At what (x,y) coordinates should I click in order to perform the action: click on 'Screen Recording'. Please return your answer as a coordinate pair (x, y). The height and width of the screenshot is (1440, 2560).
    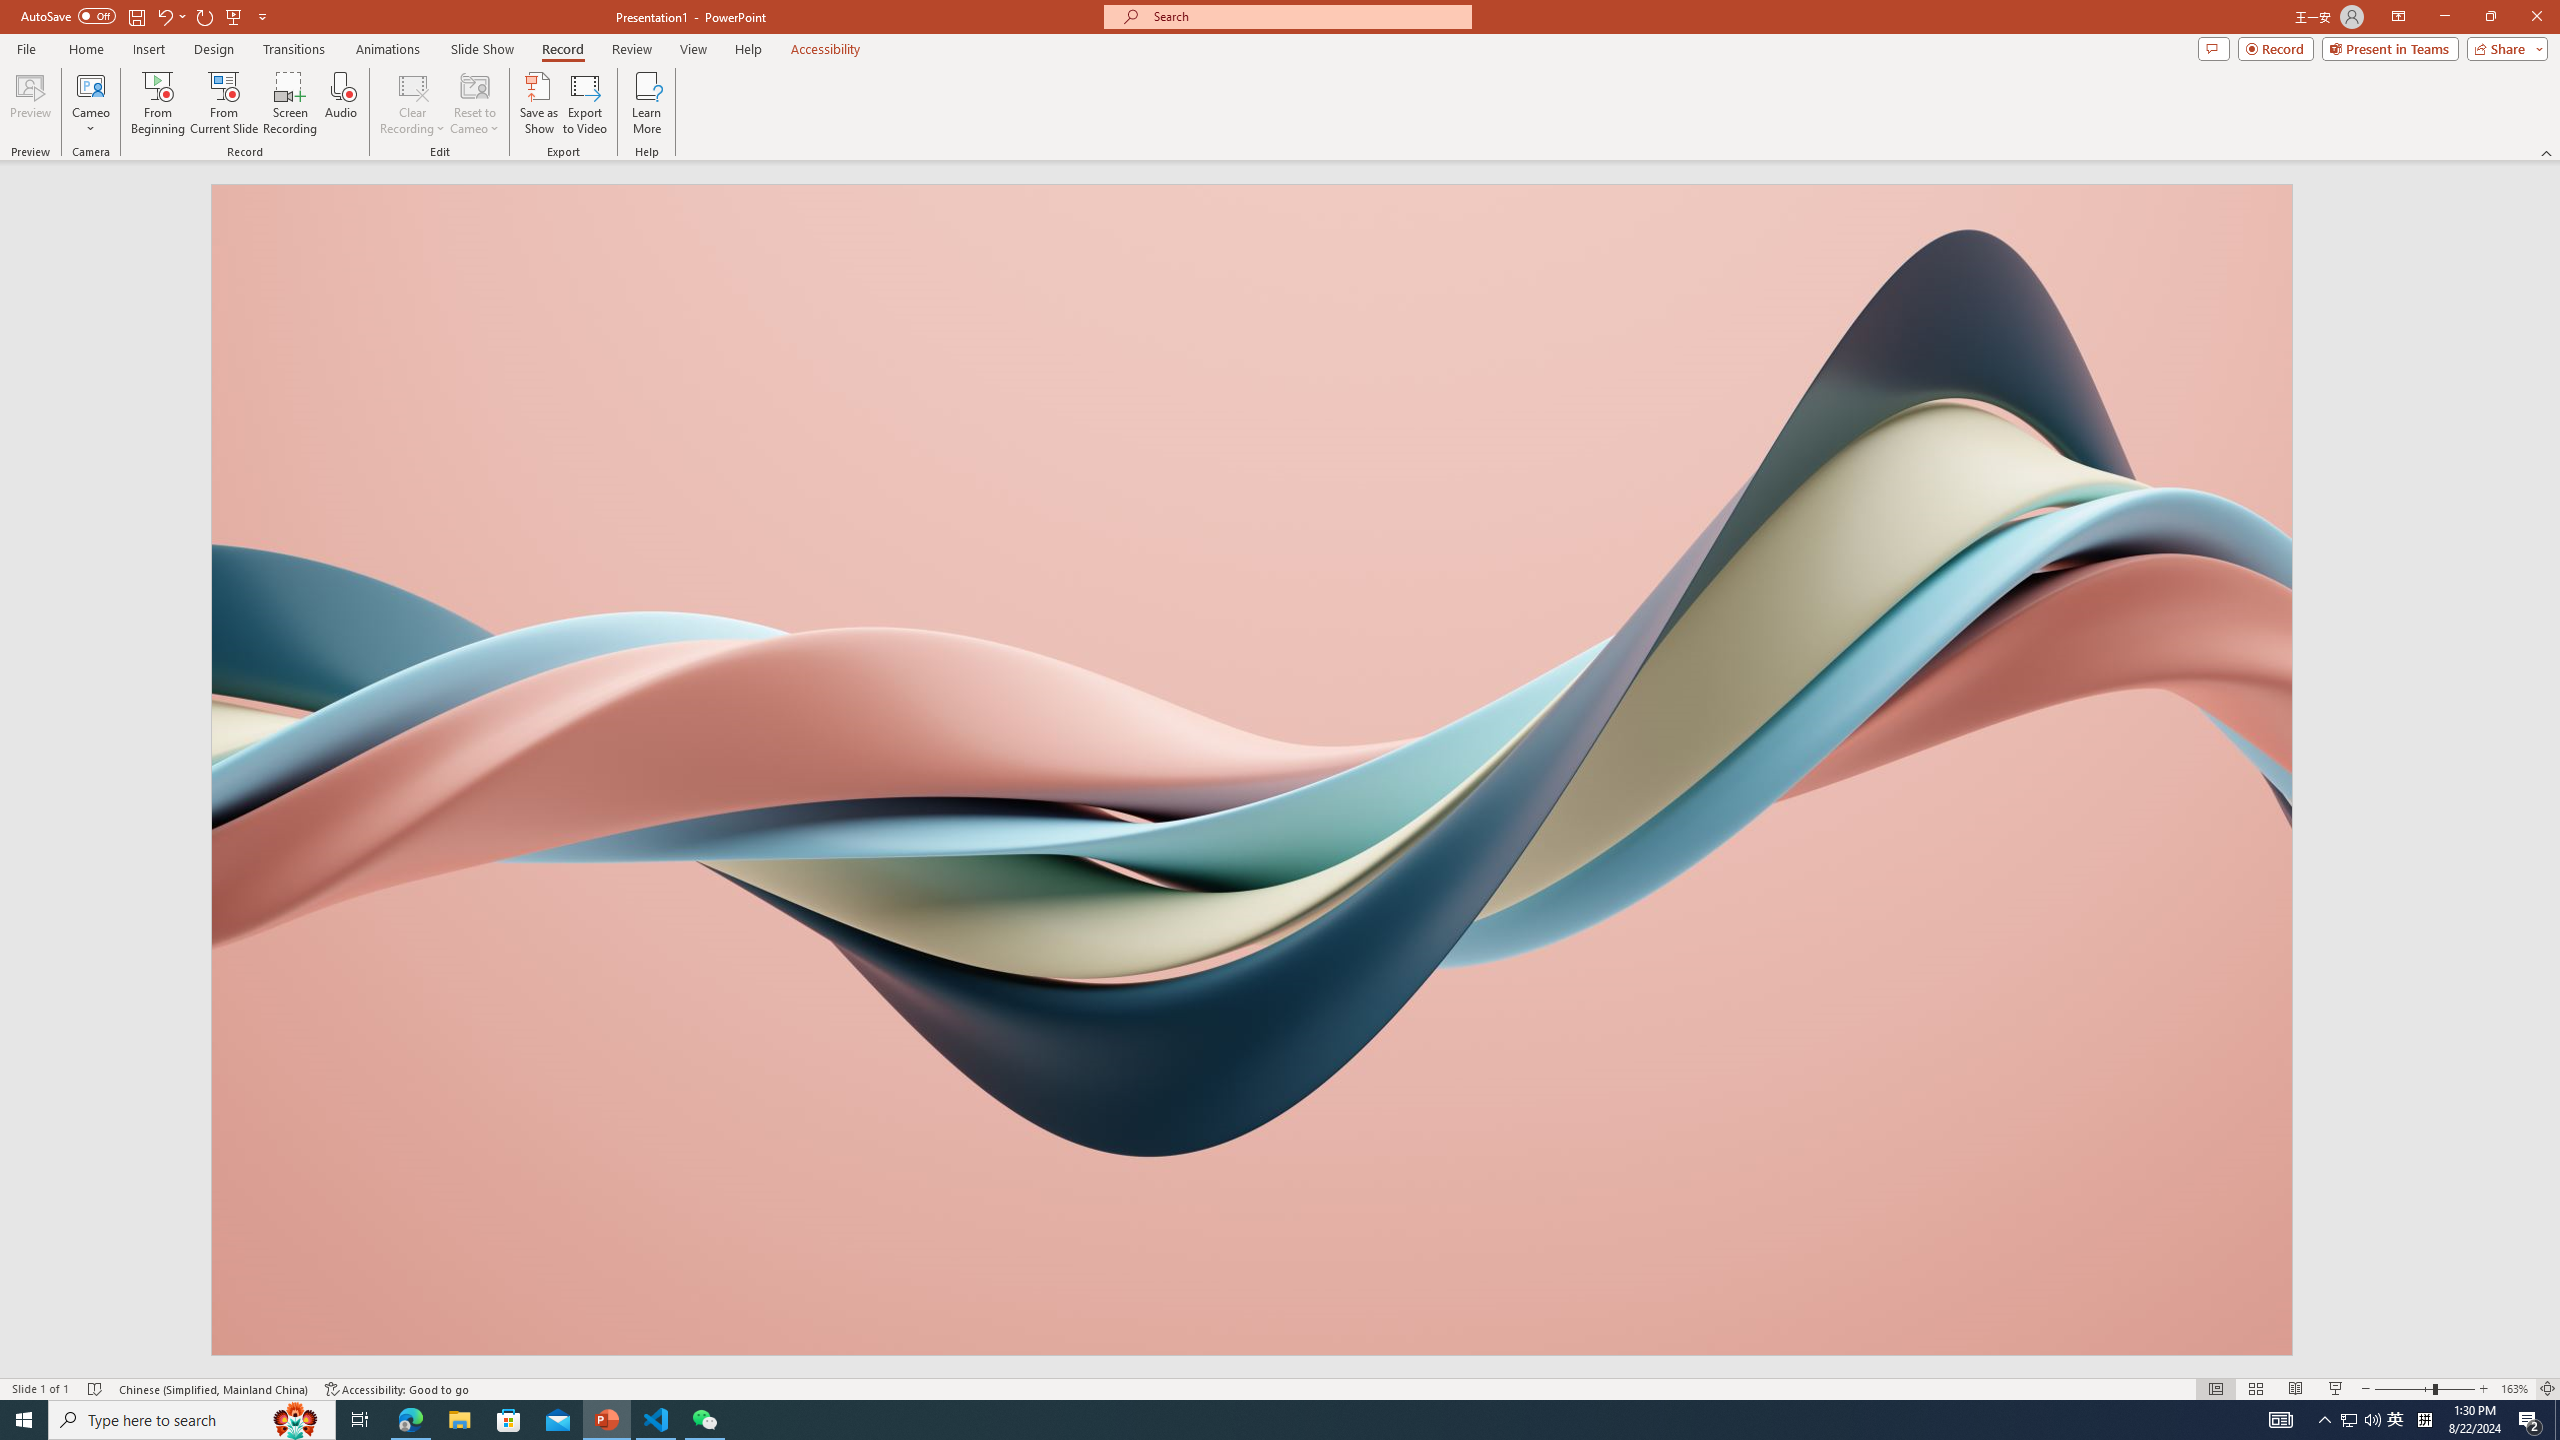
    Looking at the image, I should click on (289, 103).